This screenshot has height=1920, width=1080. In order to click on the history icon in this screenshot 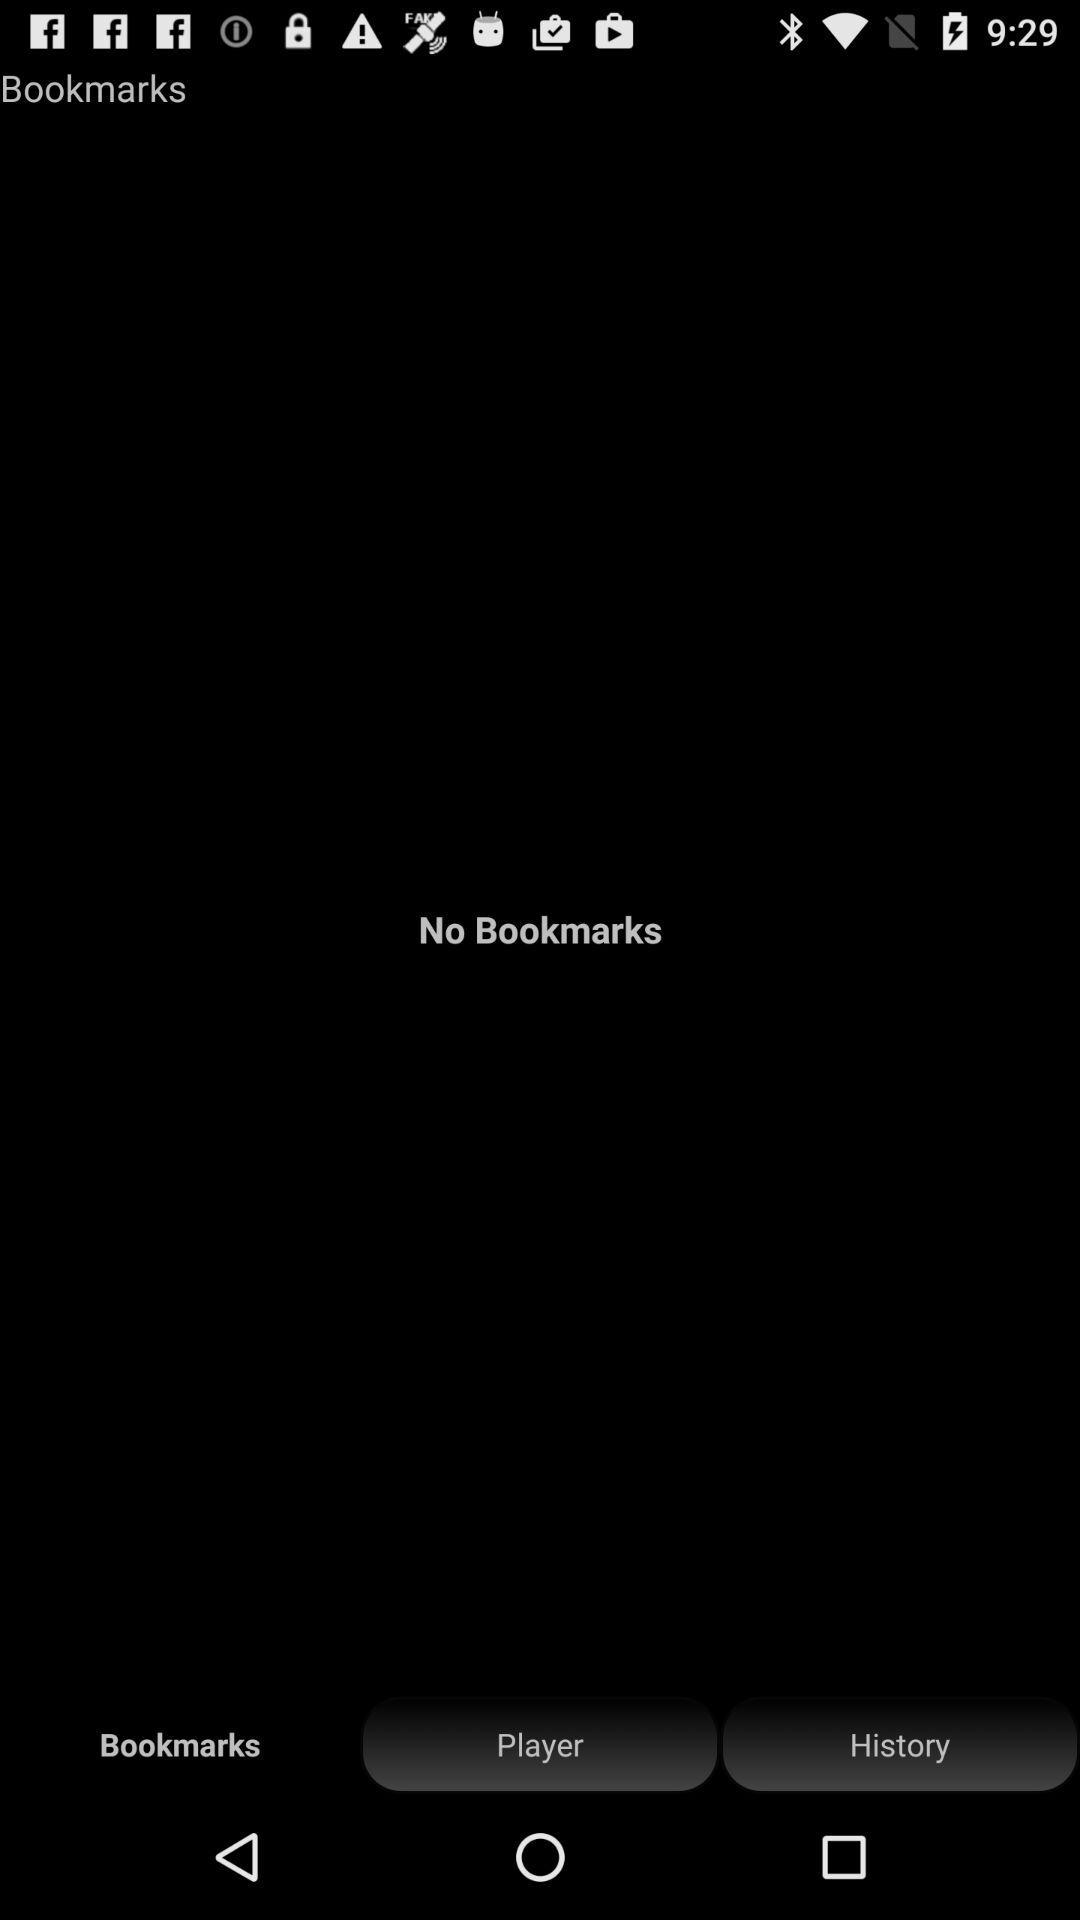, I will do `click(898, 1744)`.